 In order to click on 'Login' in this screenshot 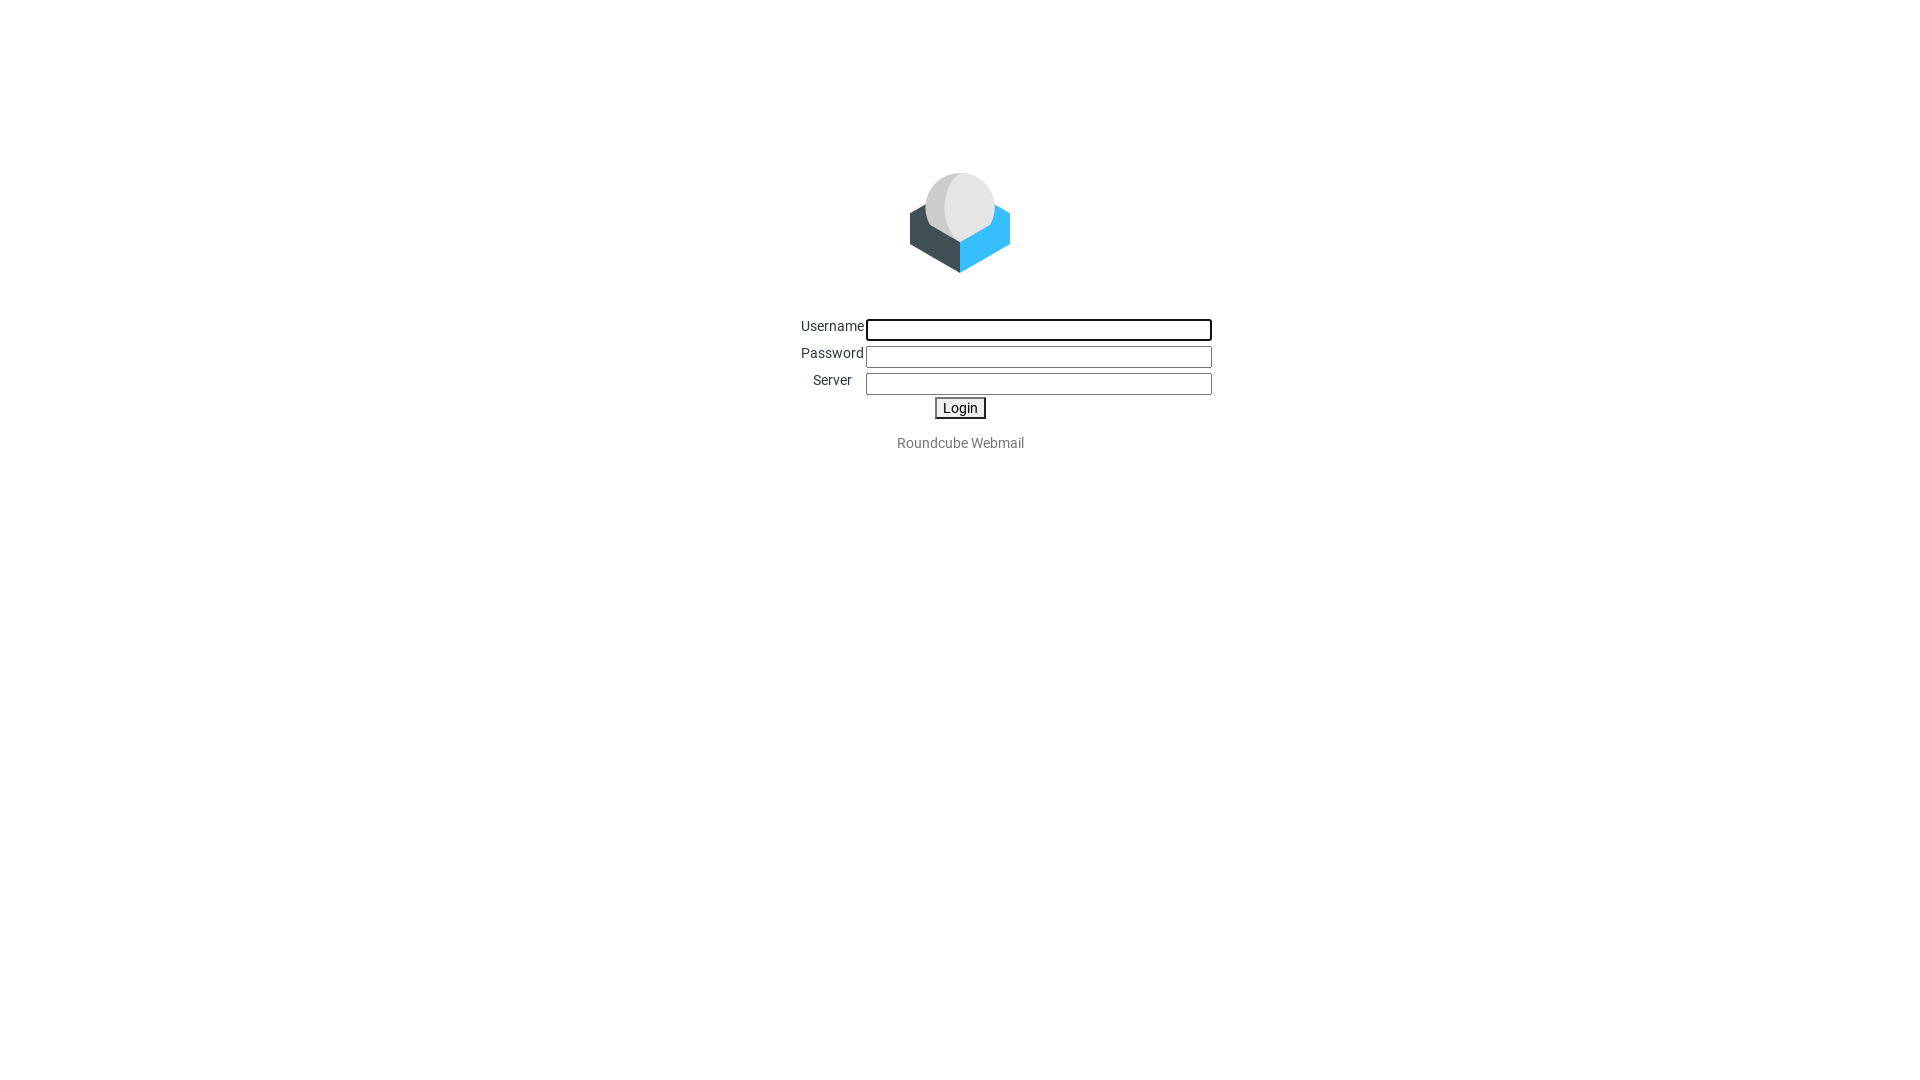, I will do `click(933, 407)`.